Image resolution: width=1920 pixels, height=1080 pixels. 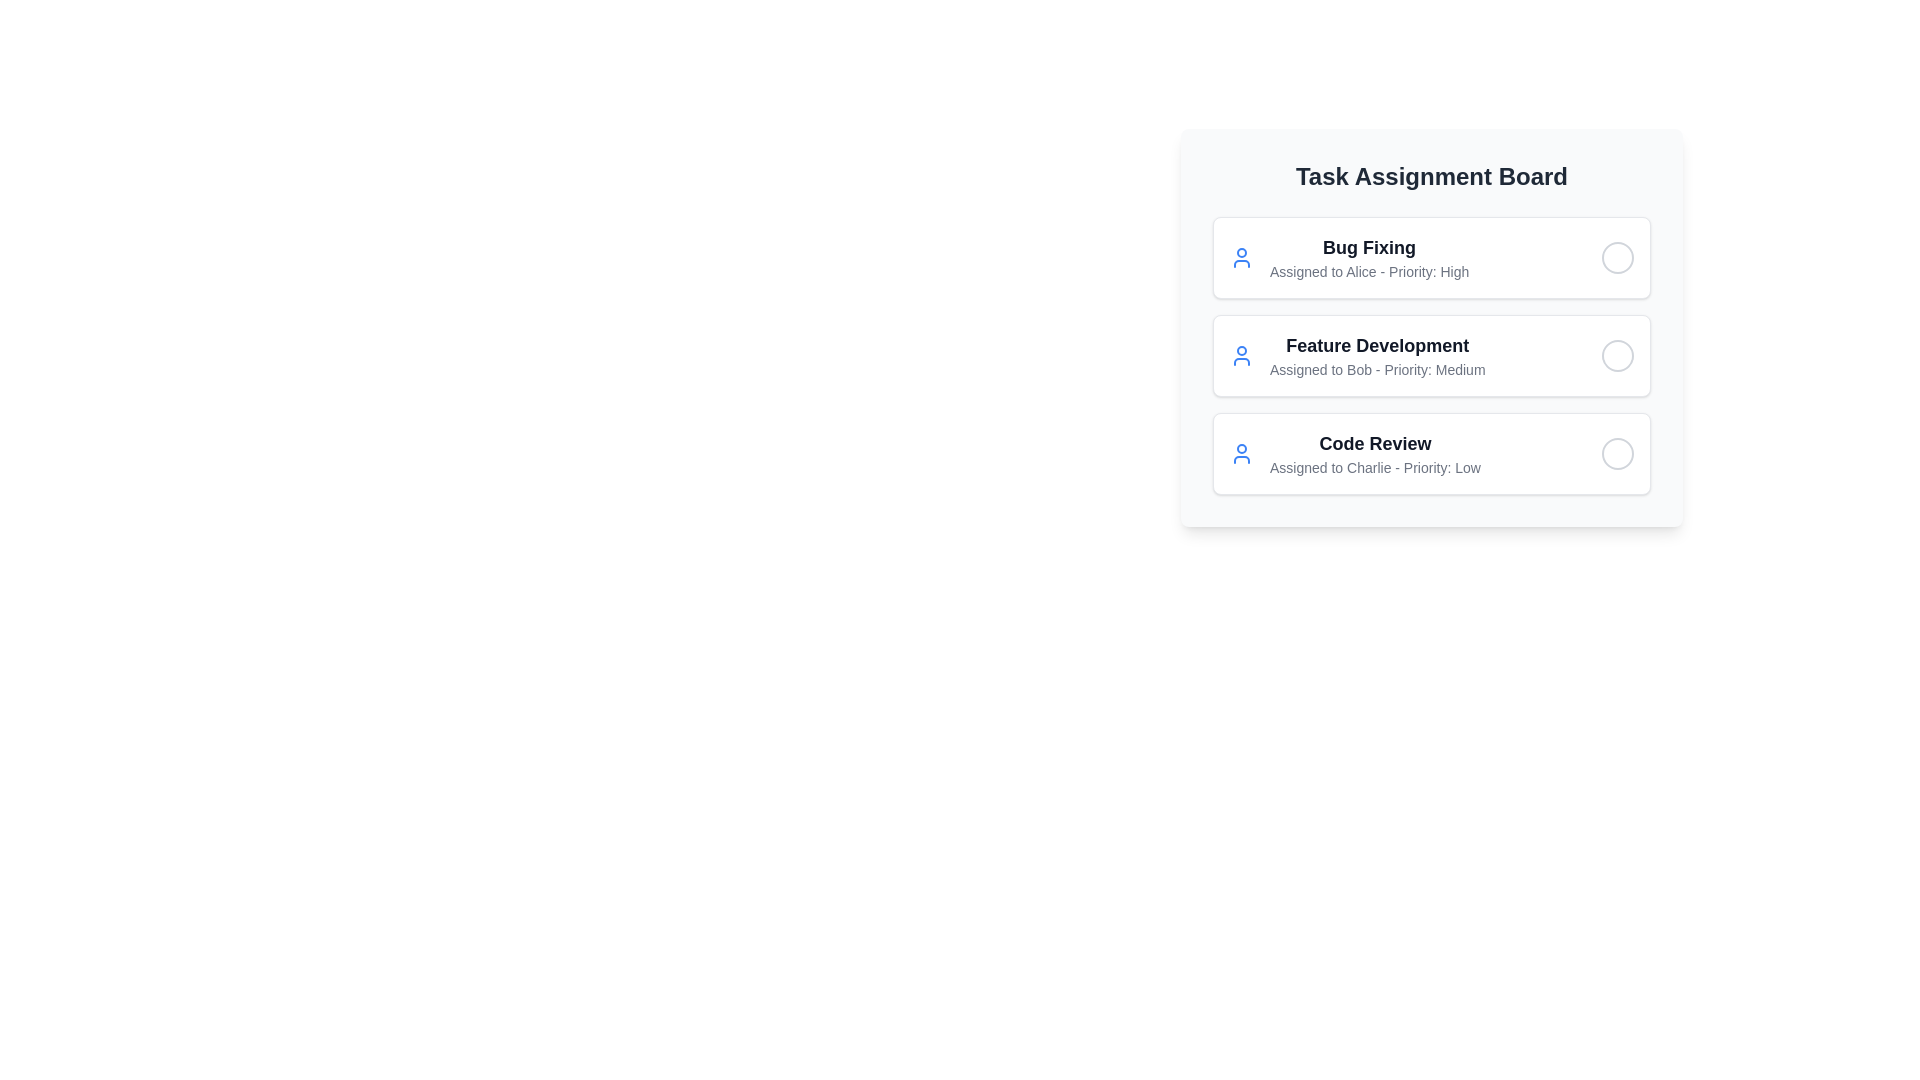 What do you see at coordinates (1368, 272) in the screenshot?
I see `the text display label that provides details about the task 'Bug Fixing', which shows the assigned person as Alice and the priority level as High, located under the 'Task Assignment Board'` at bounding box center [1368, 272].